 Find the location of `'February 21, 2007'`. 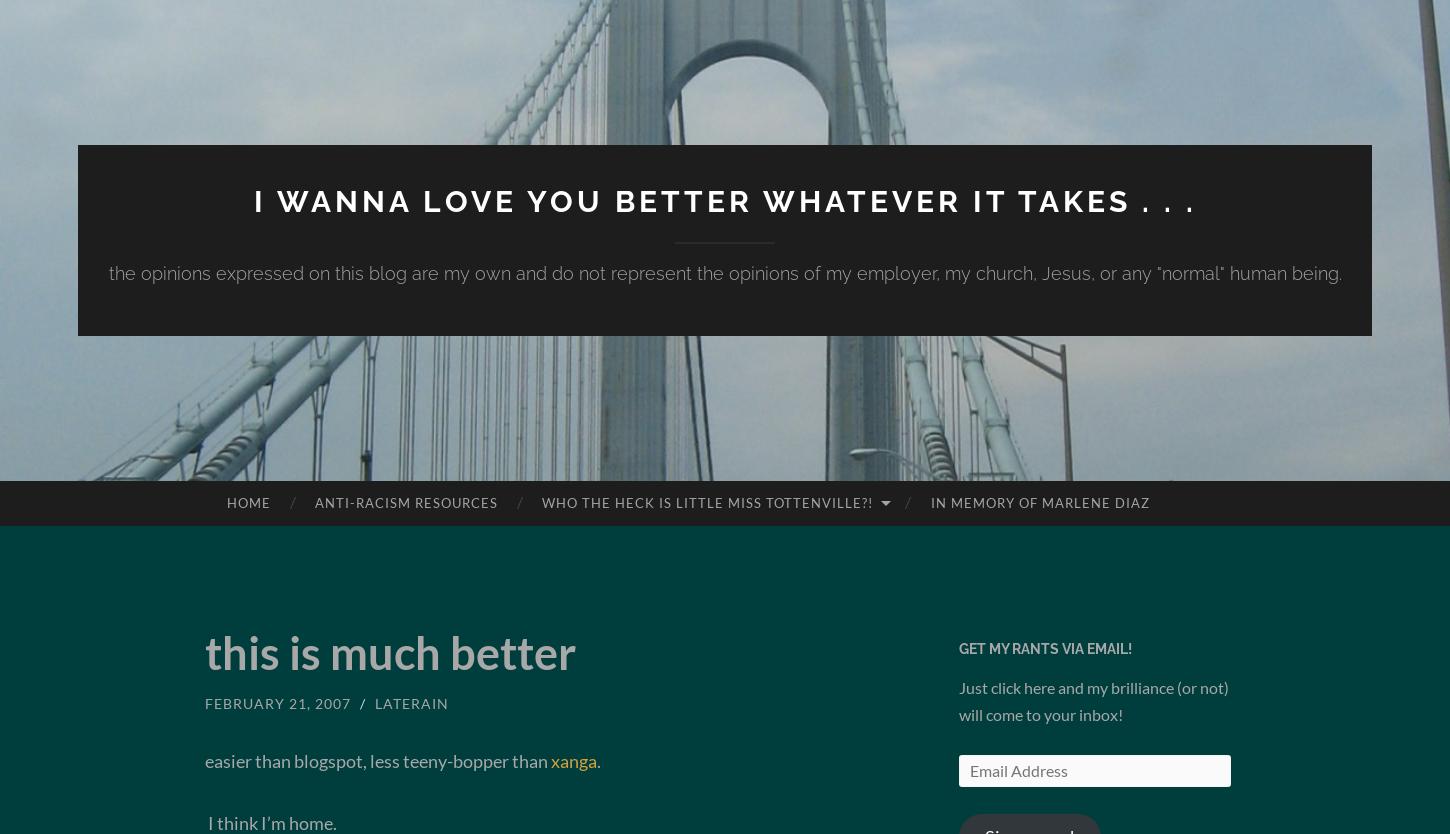

'February 21, 2007' is located at coordinates (277, 703).